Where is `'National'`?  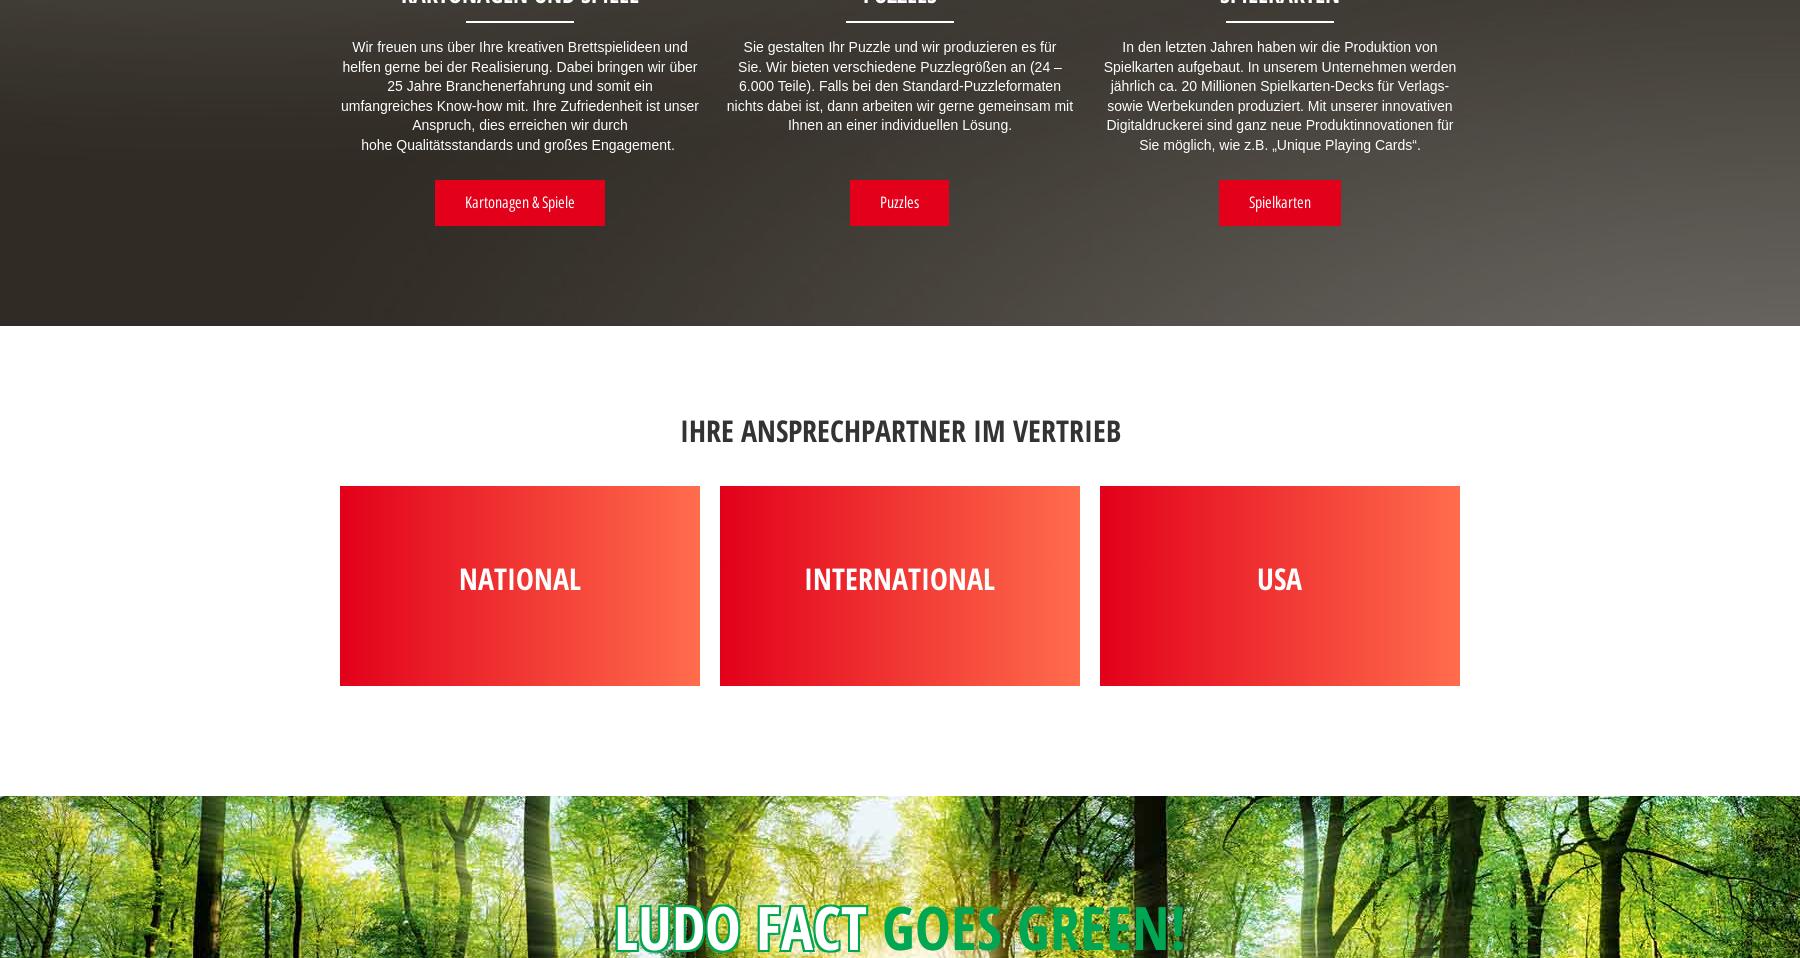 'National' is located at coordinates (517, 577).